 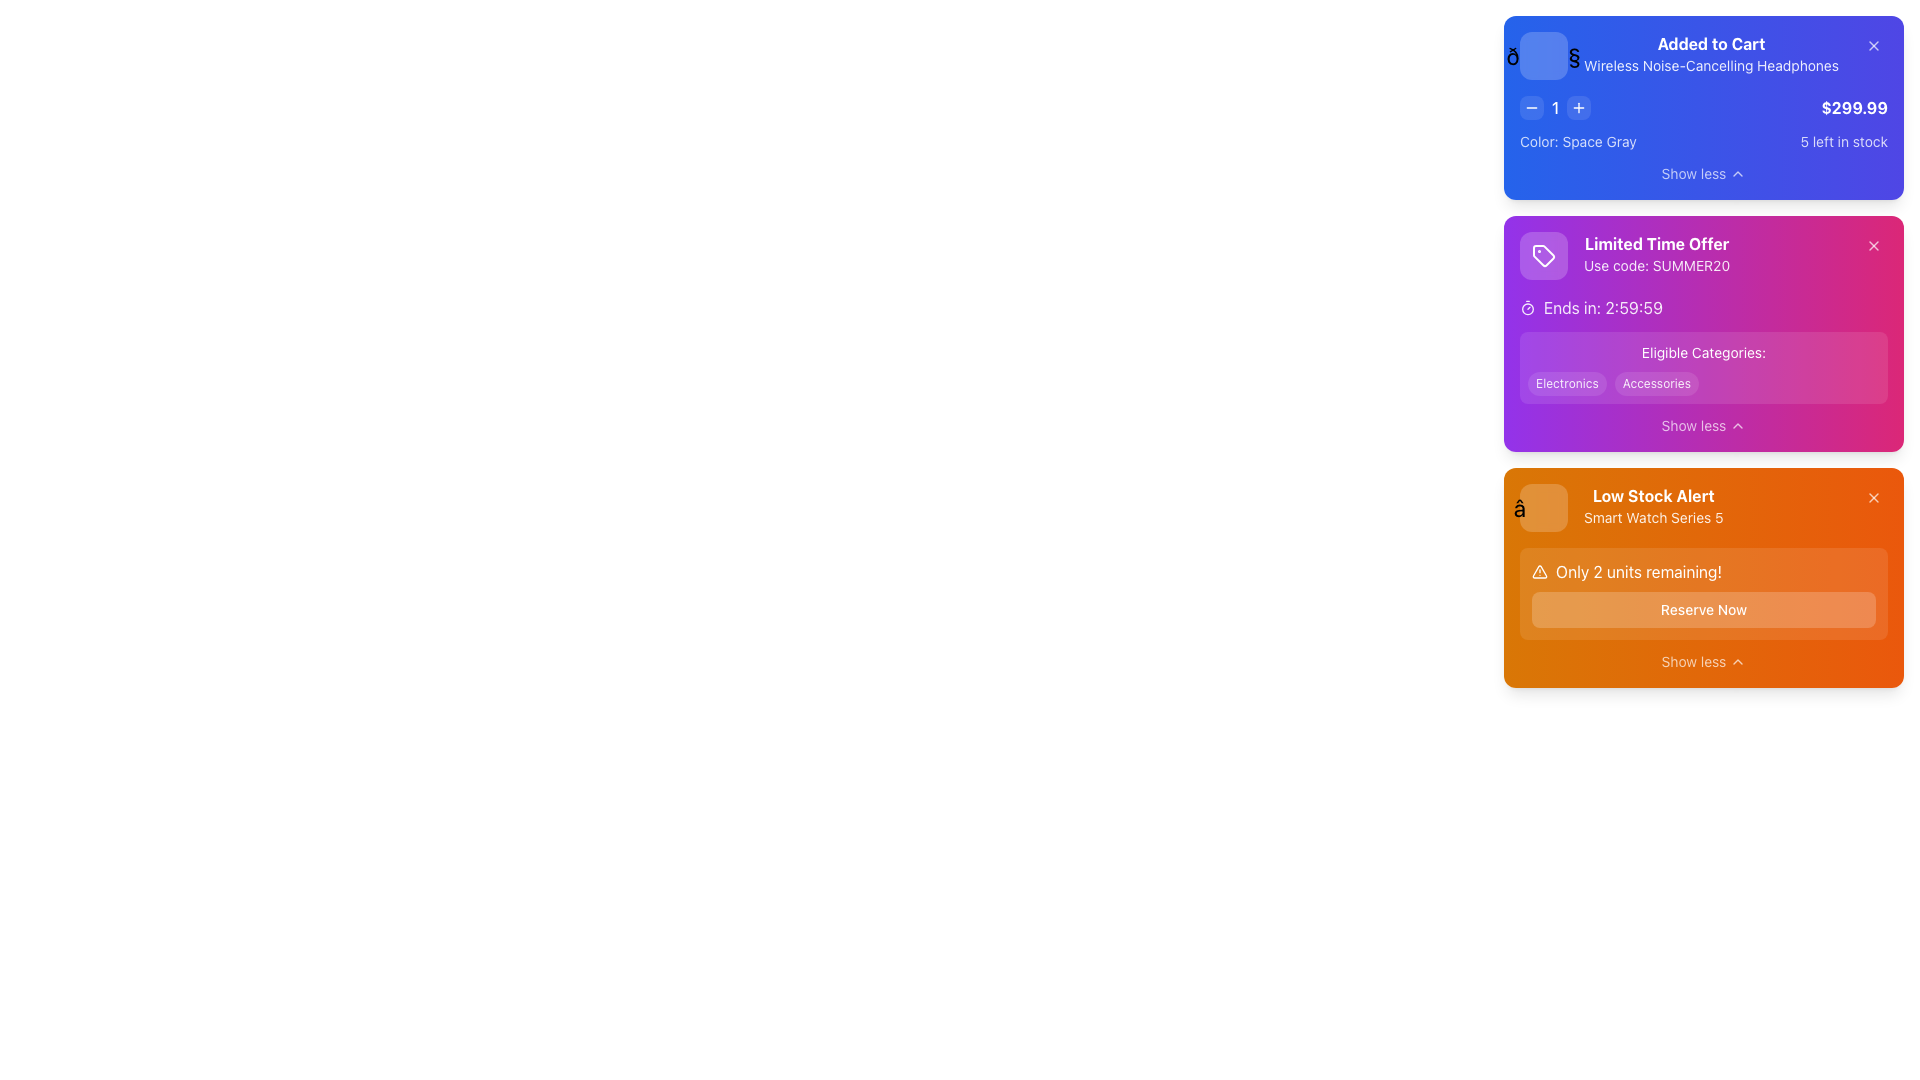 I want to click on the 'Reserve Now' button with a rounded rectangle shape and gradient orange background located in the bottom-right card labeled 'Low Stock Alert' to observe hover effects, so click(x=1703, y=608).